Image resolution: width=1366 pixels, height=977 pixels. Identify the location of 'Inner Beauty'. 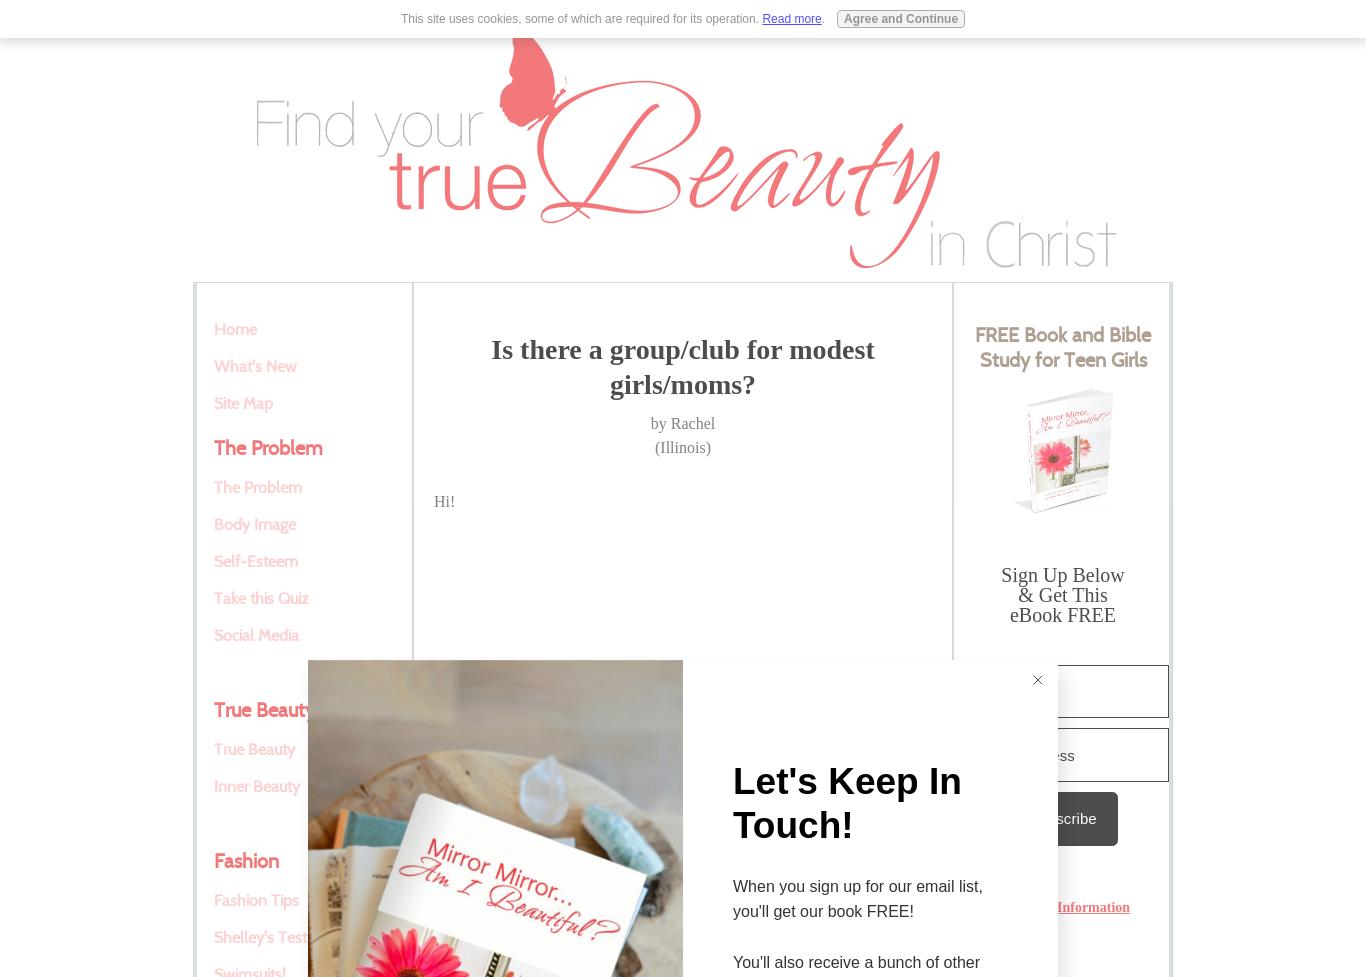
(213, 786).